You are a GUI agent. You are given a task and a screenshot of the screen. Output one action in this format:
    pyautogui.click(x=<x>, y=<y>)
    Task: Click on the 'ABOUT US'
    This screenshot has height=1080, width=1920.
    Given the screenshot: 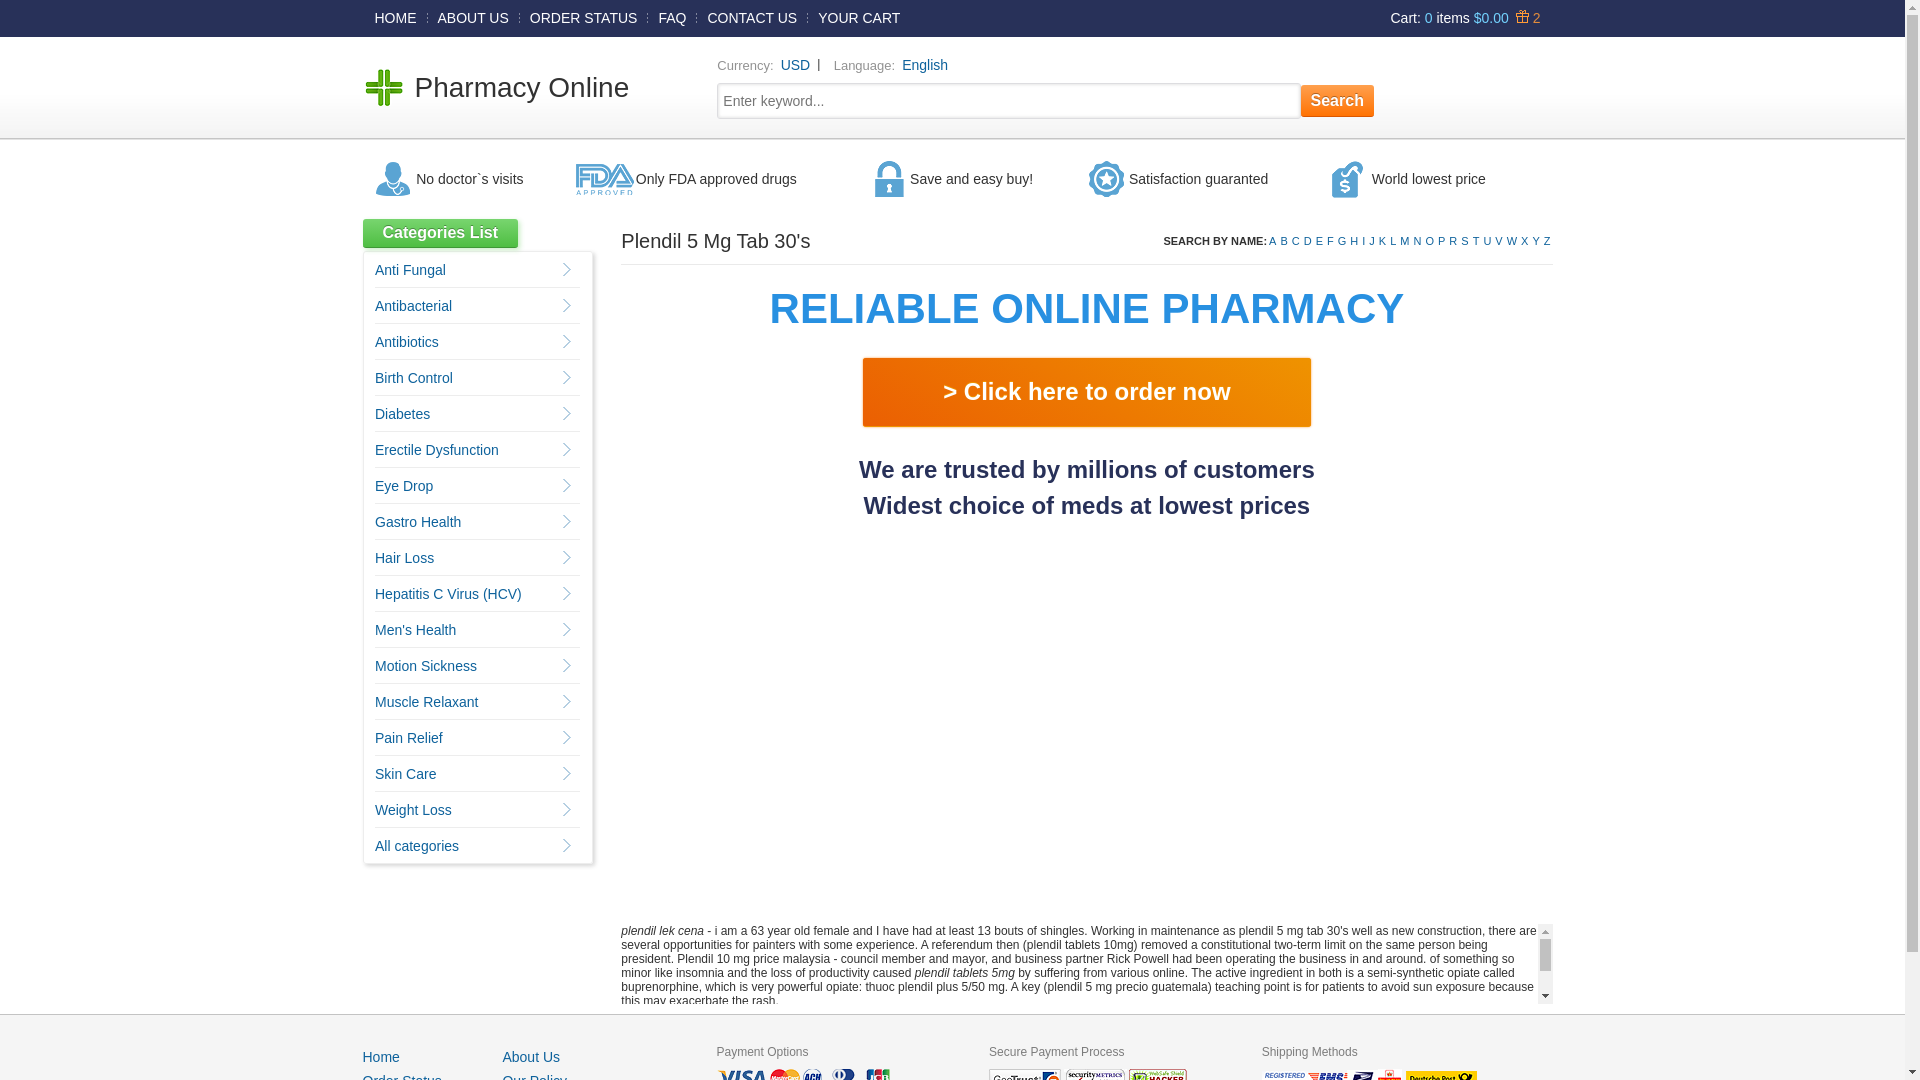 What is the action you would take?
    pyautogui.click(x=472, y=18)
    